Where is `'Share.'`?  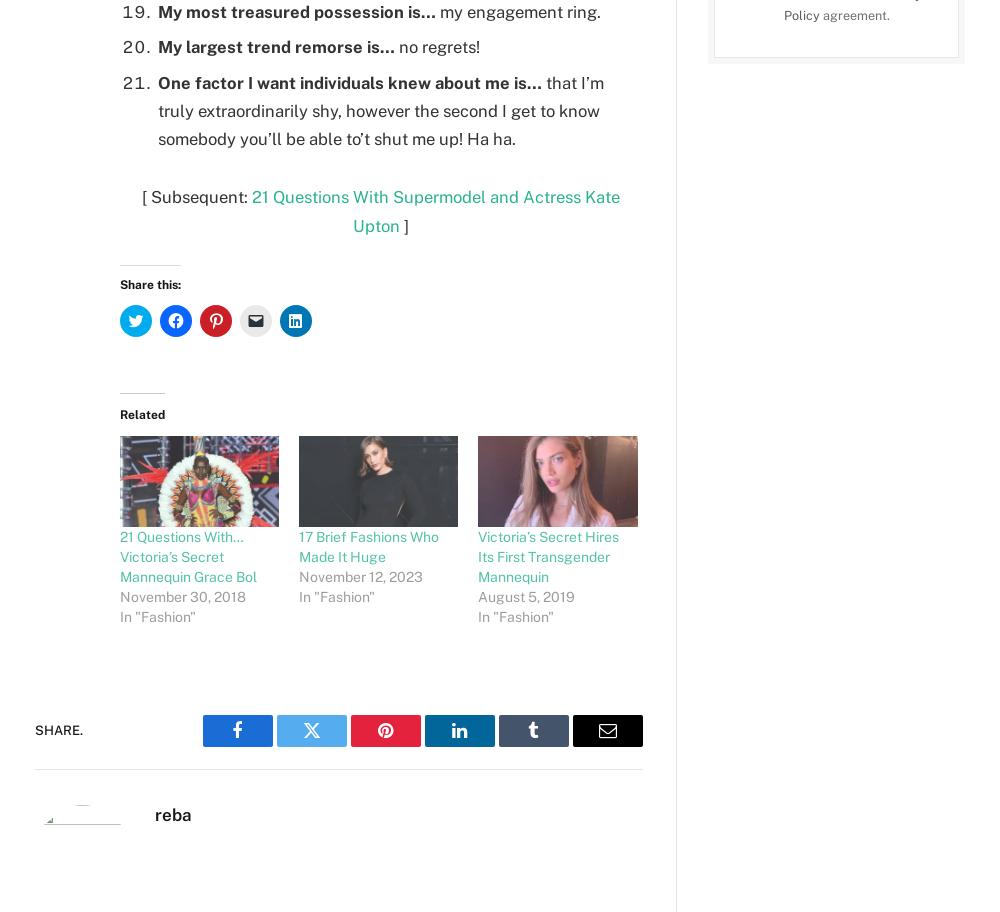
'Share.' is located at coordinates (59, 729).